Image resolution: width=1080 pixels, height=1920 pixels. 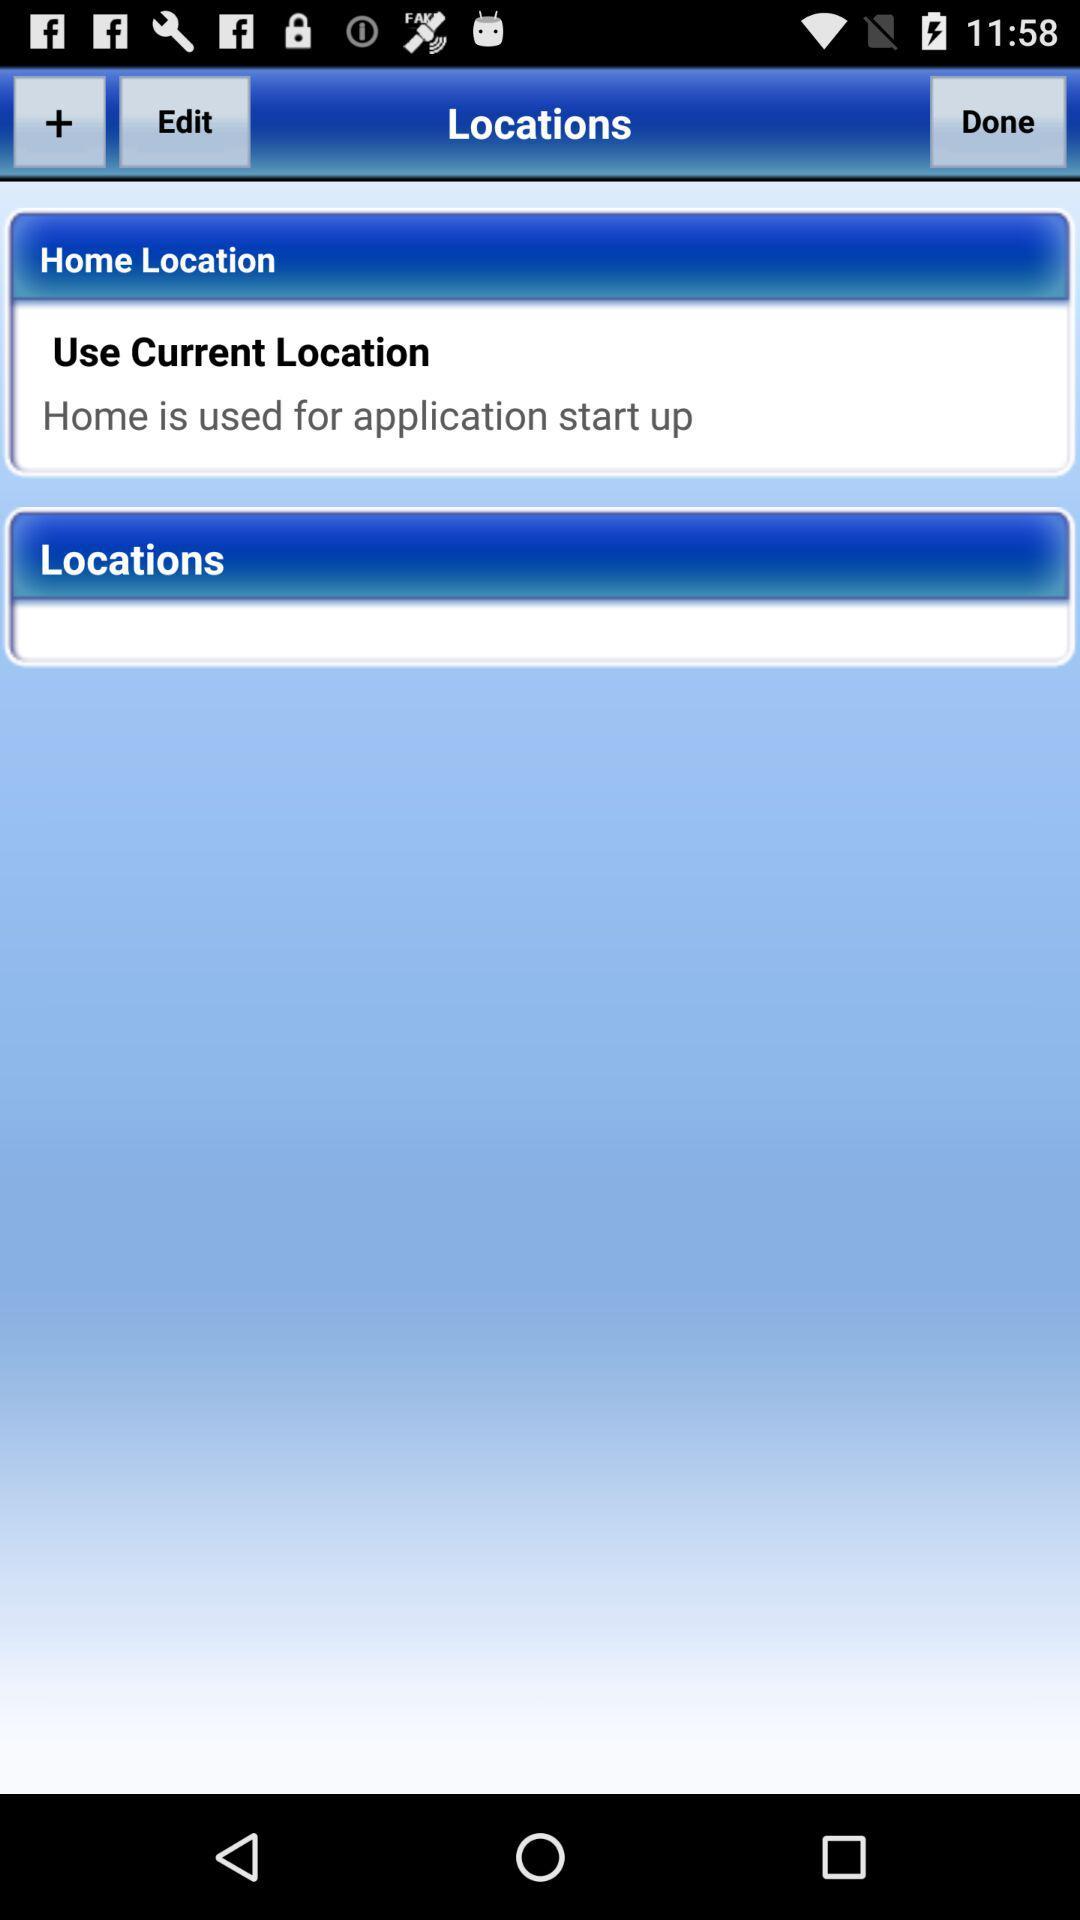 What do you see at coordinates (58, 120) in the screenshot?
I see `item to the left of edit icon` at bounding box center [58, 120].